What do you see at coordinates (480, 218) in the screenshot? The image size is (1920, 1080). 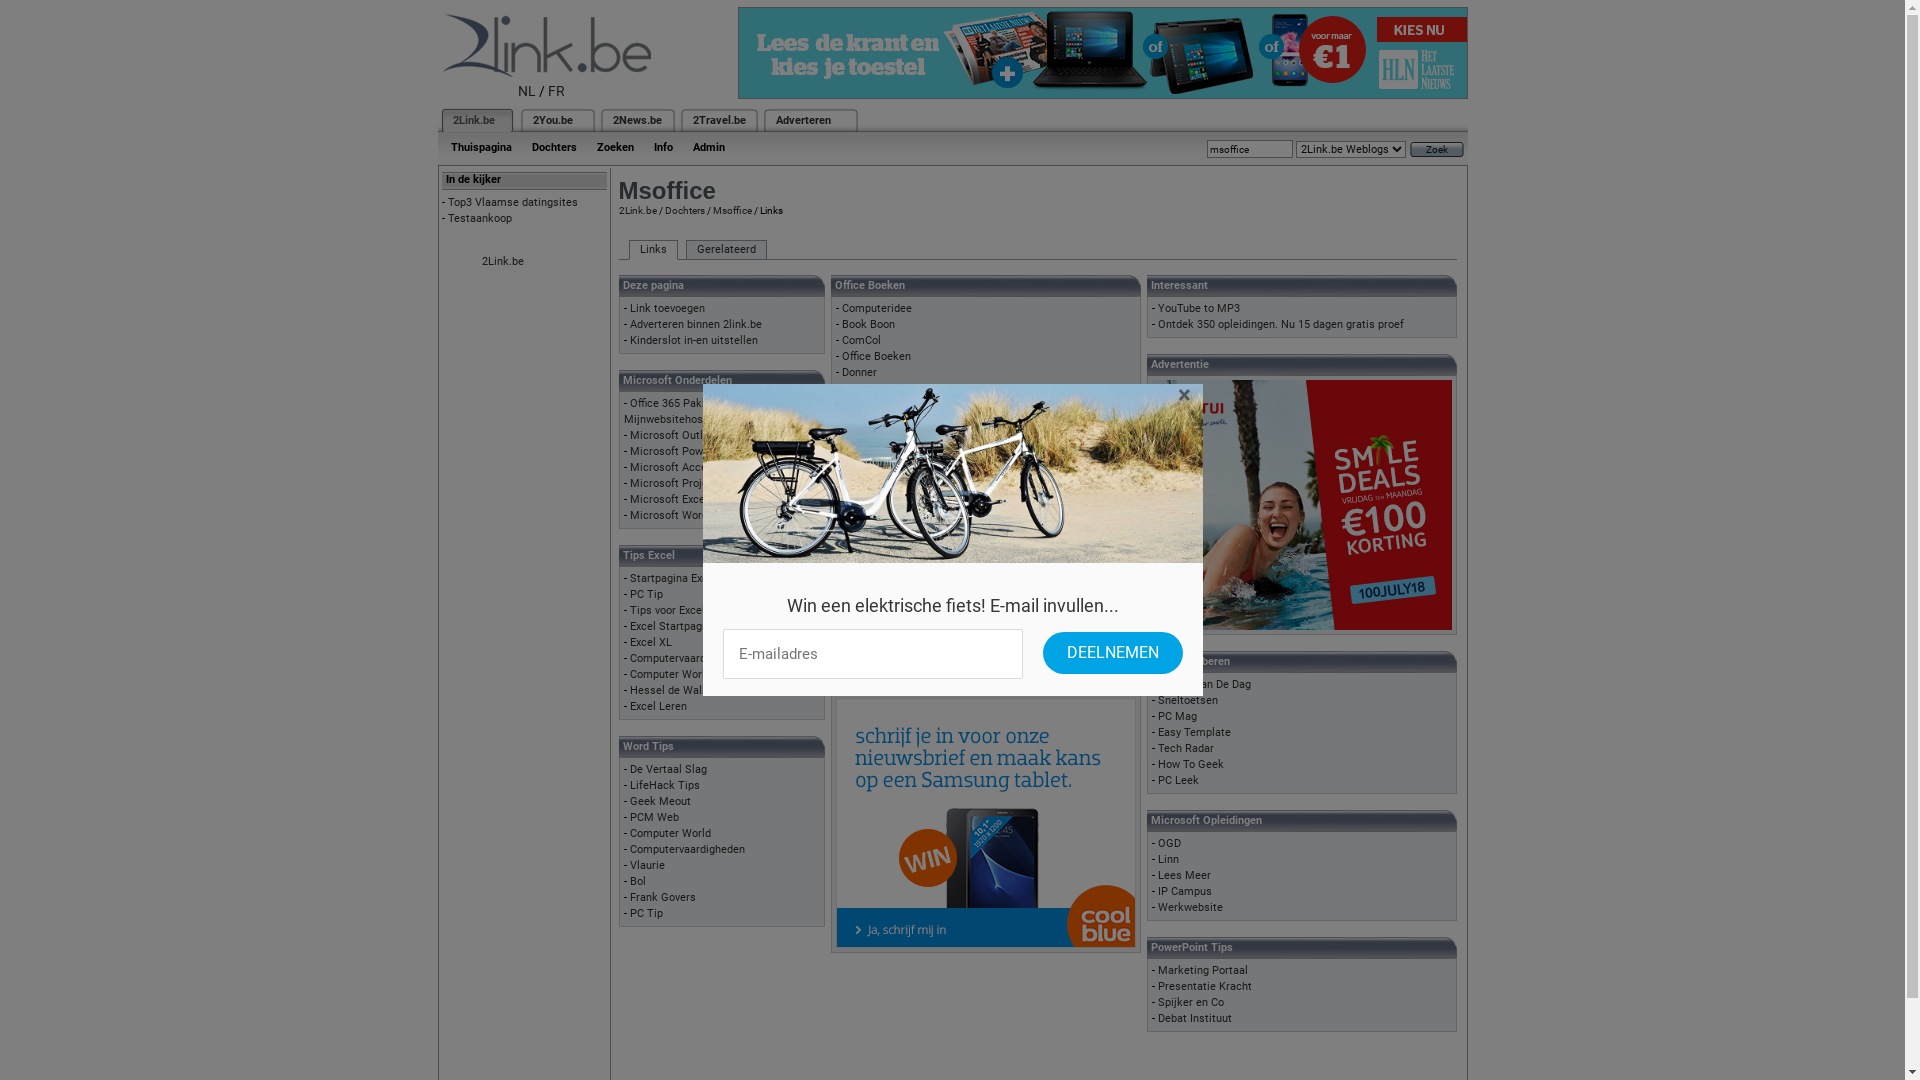 I see `'Testaankoop'` at bounding box center [480, 218].